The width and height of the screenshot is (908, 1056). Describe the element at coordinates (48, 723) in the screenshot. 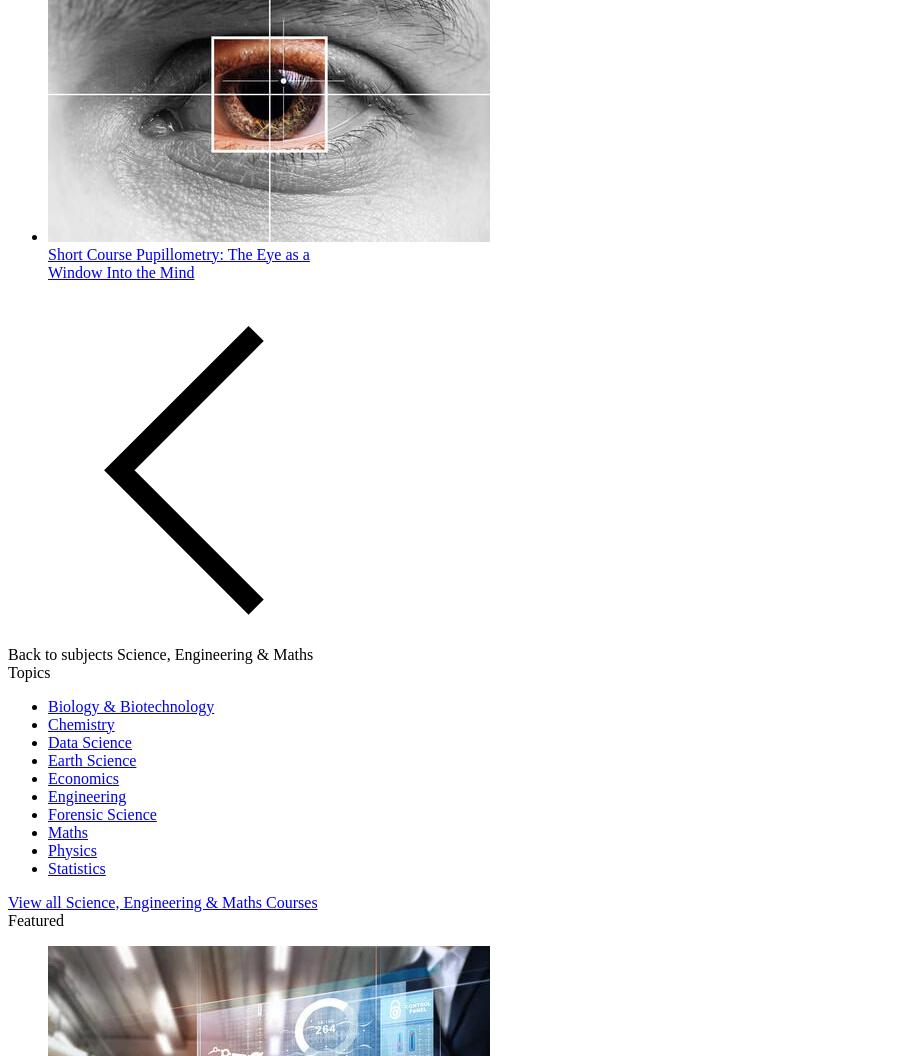

I see `'Chemistry'` at that location.